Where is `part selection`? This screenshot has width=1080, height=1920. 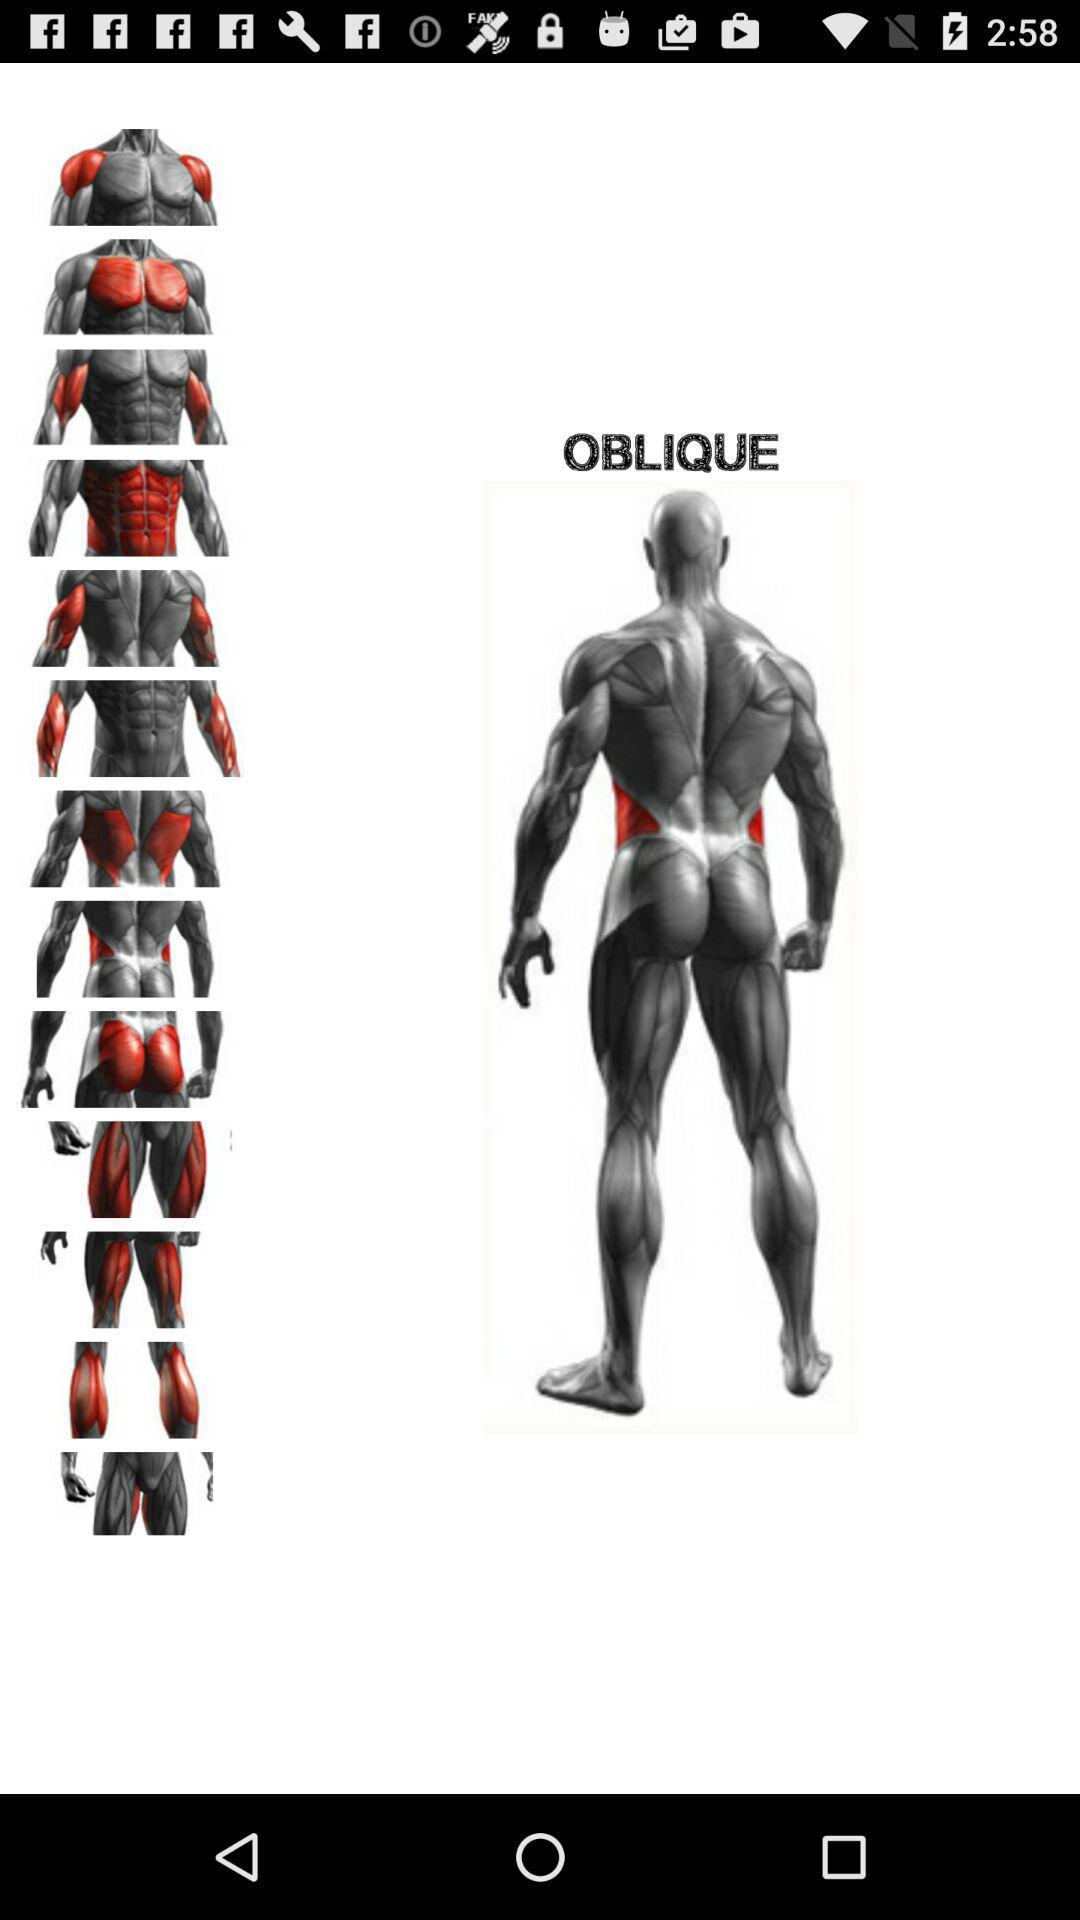
part selection is located at coordinates (131, 832).